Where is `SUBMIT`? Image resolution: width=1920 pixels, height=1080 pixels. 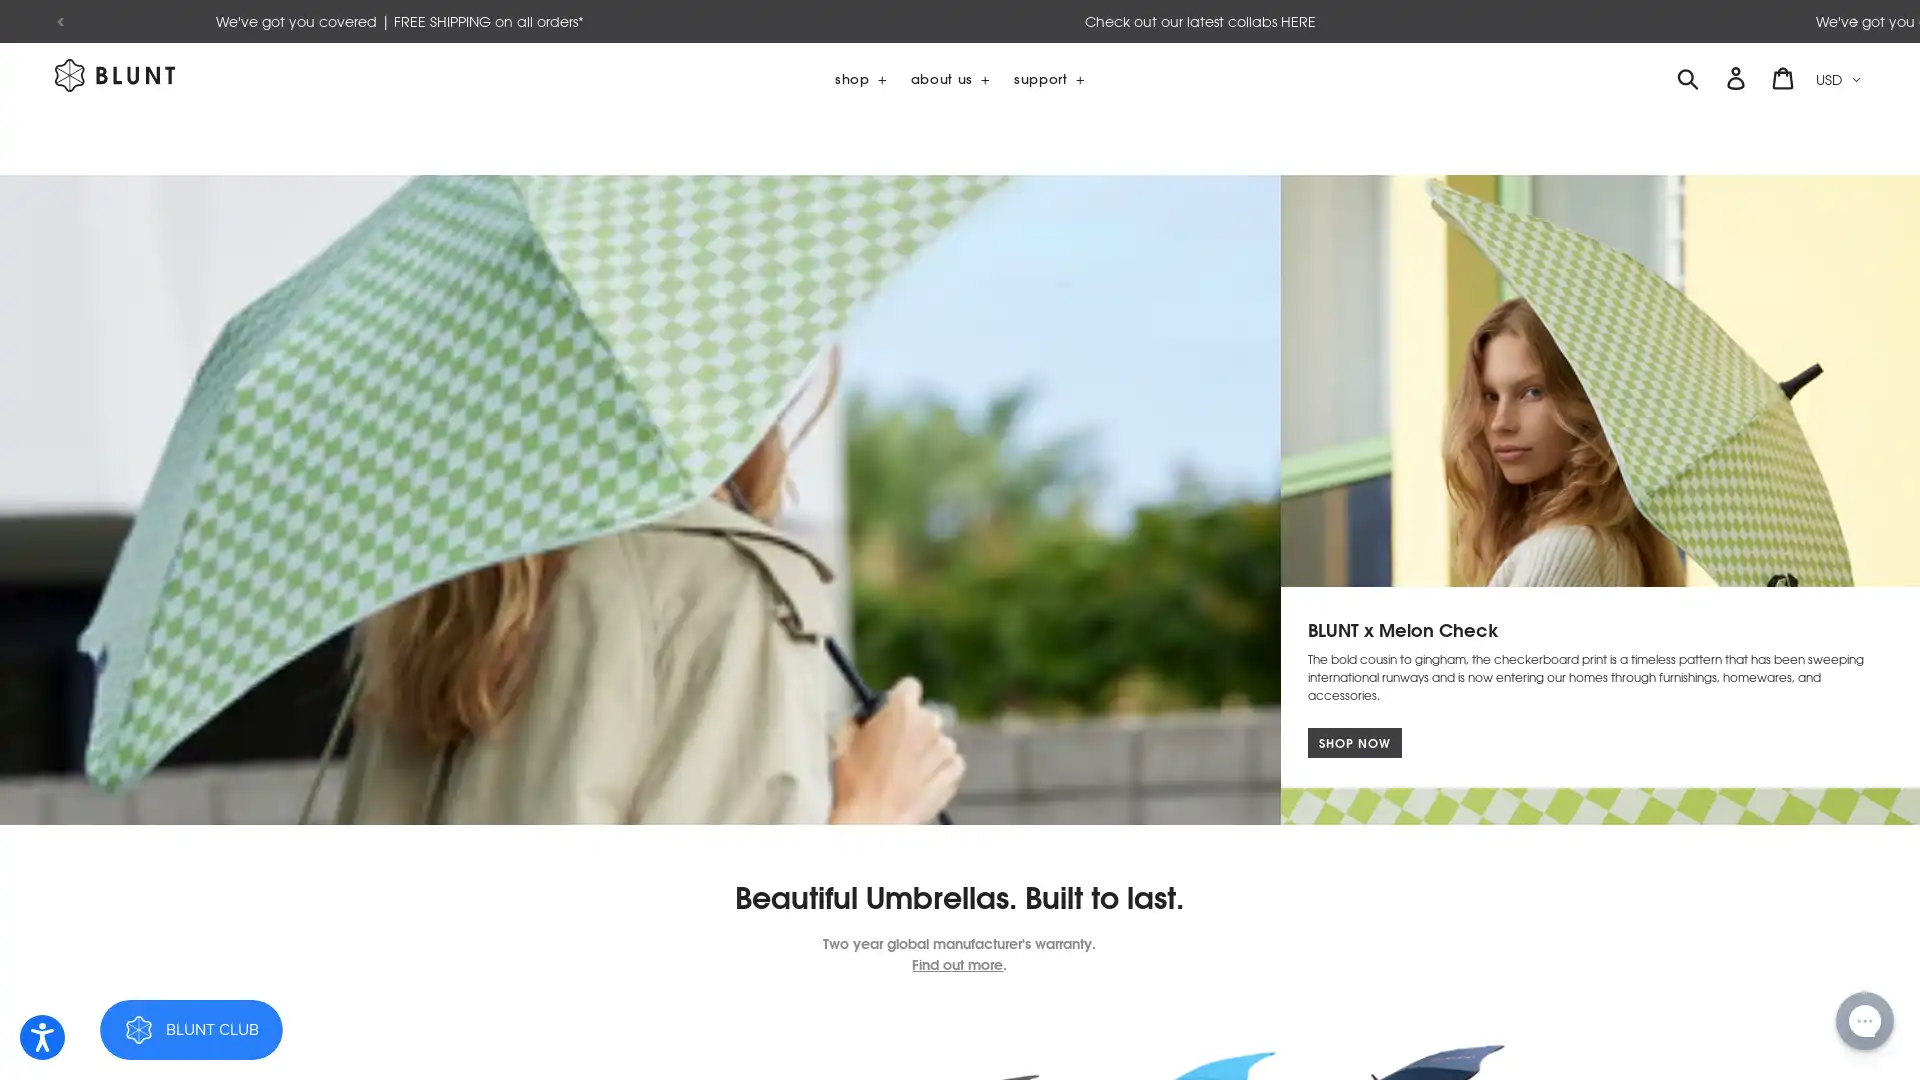 SUBMIT is located at coordinates (1688, 76).